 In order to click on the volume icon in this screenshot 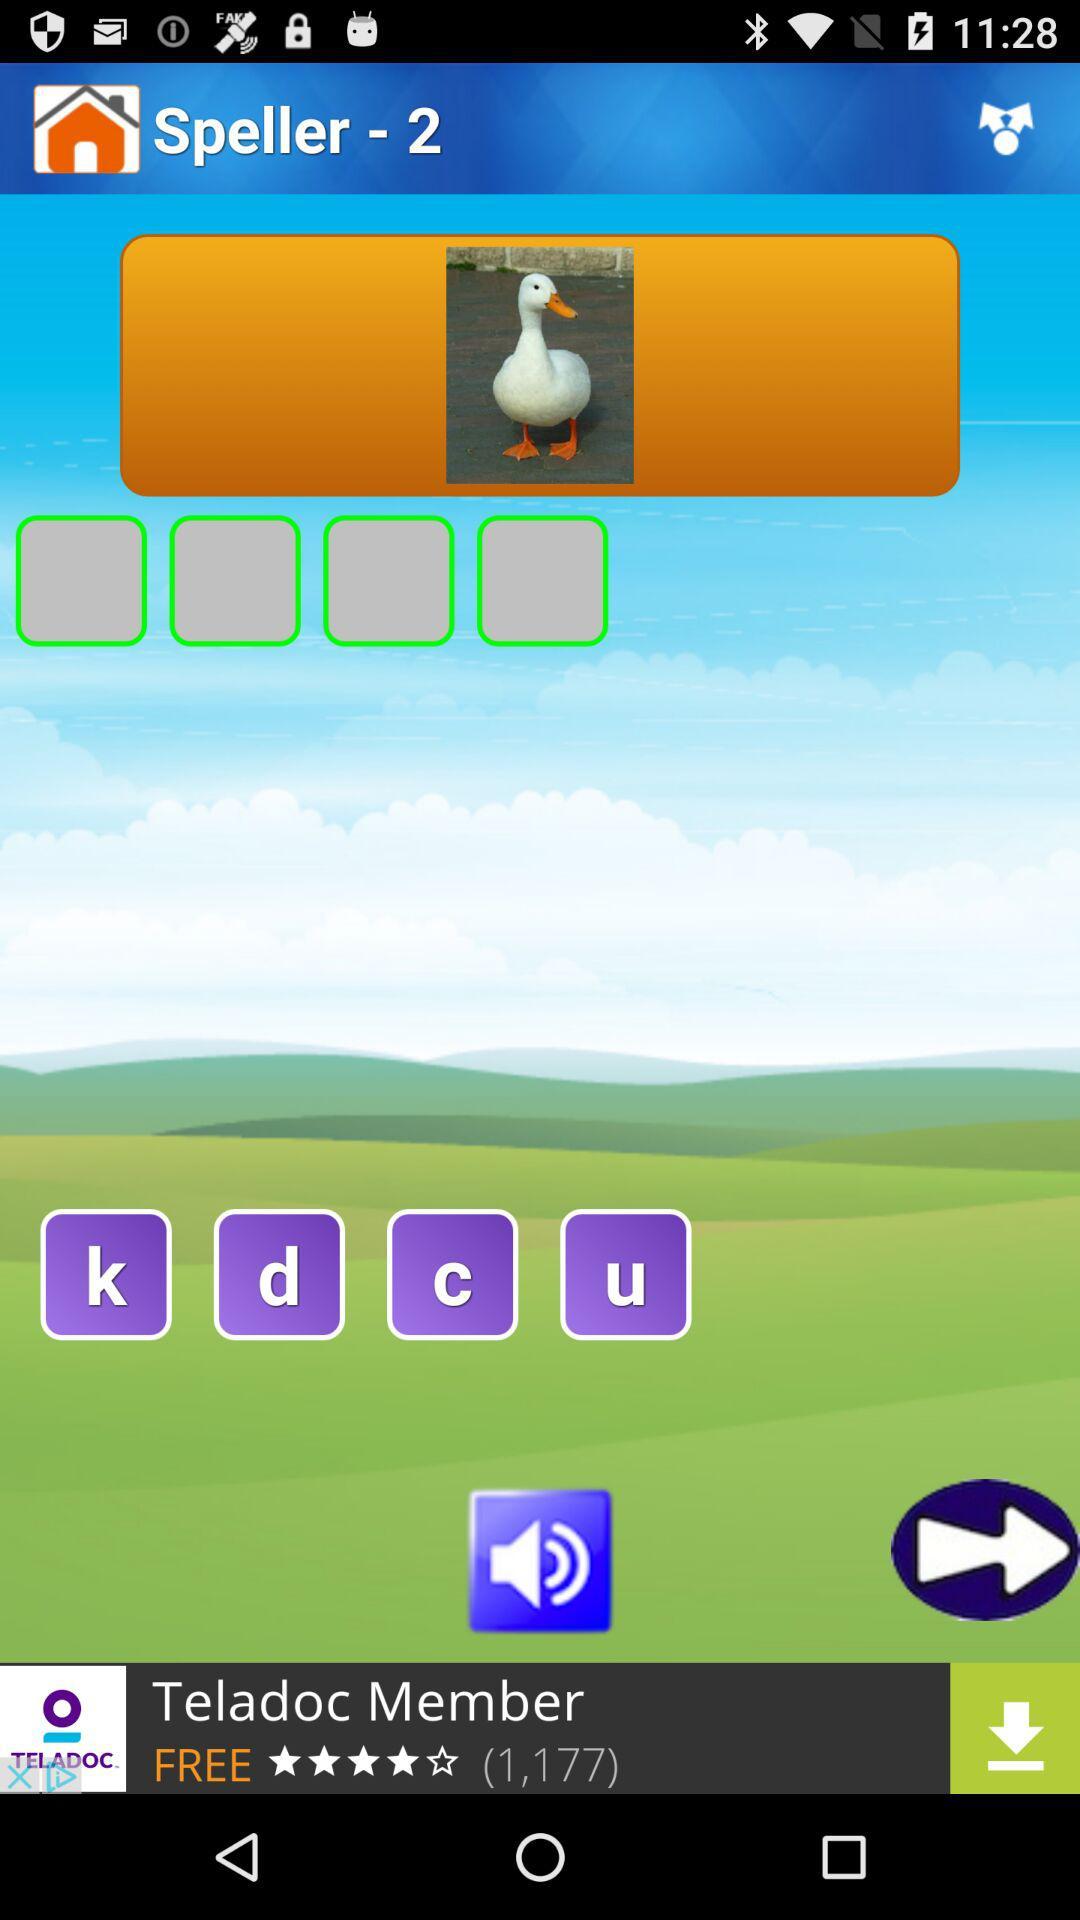, I will do `click(540, 1667)`.